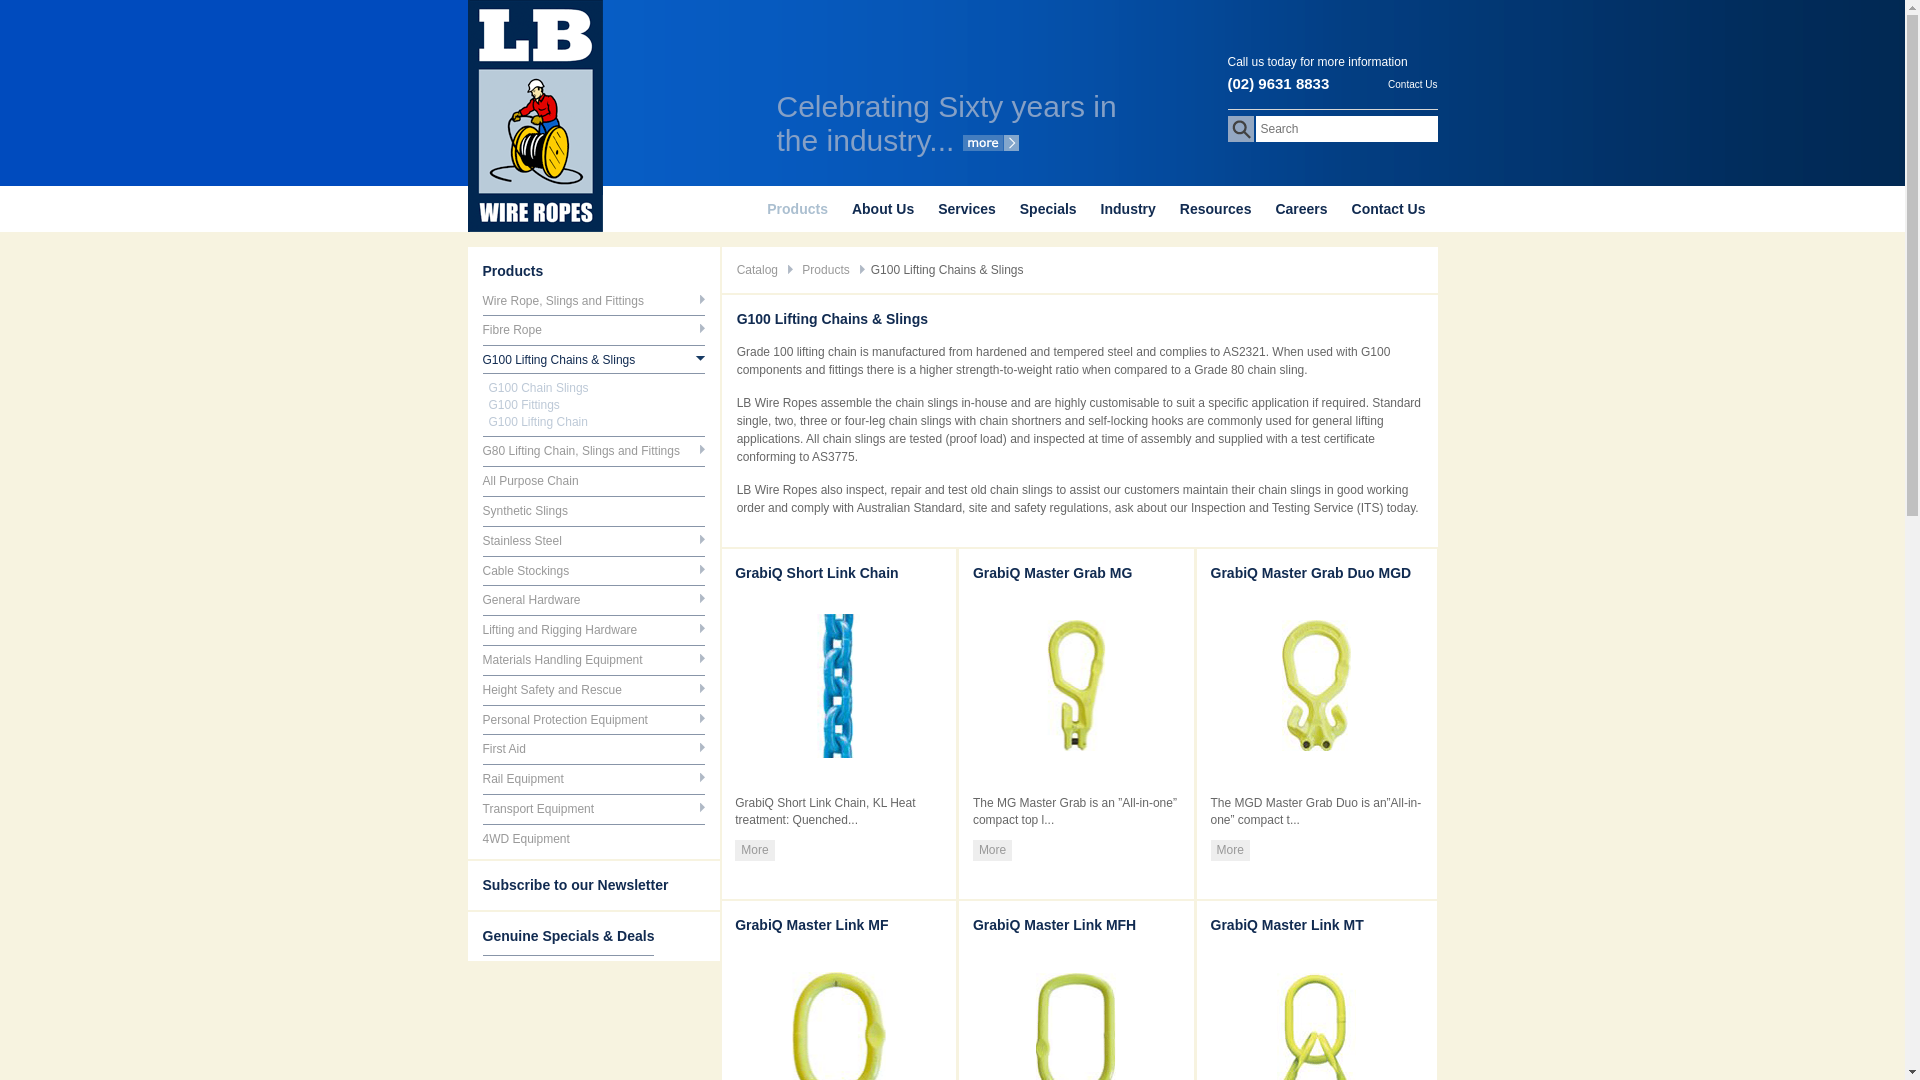 This screenshot has height=1080, width=1920. What do you see at coordinates (558, 358) in the screenshot?
I see `'G100 Lifting Chains & Slings'` at bounding box center [558, 358].